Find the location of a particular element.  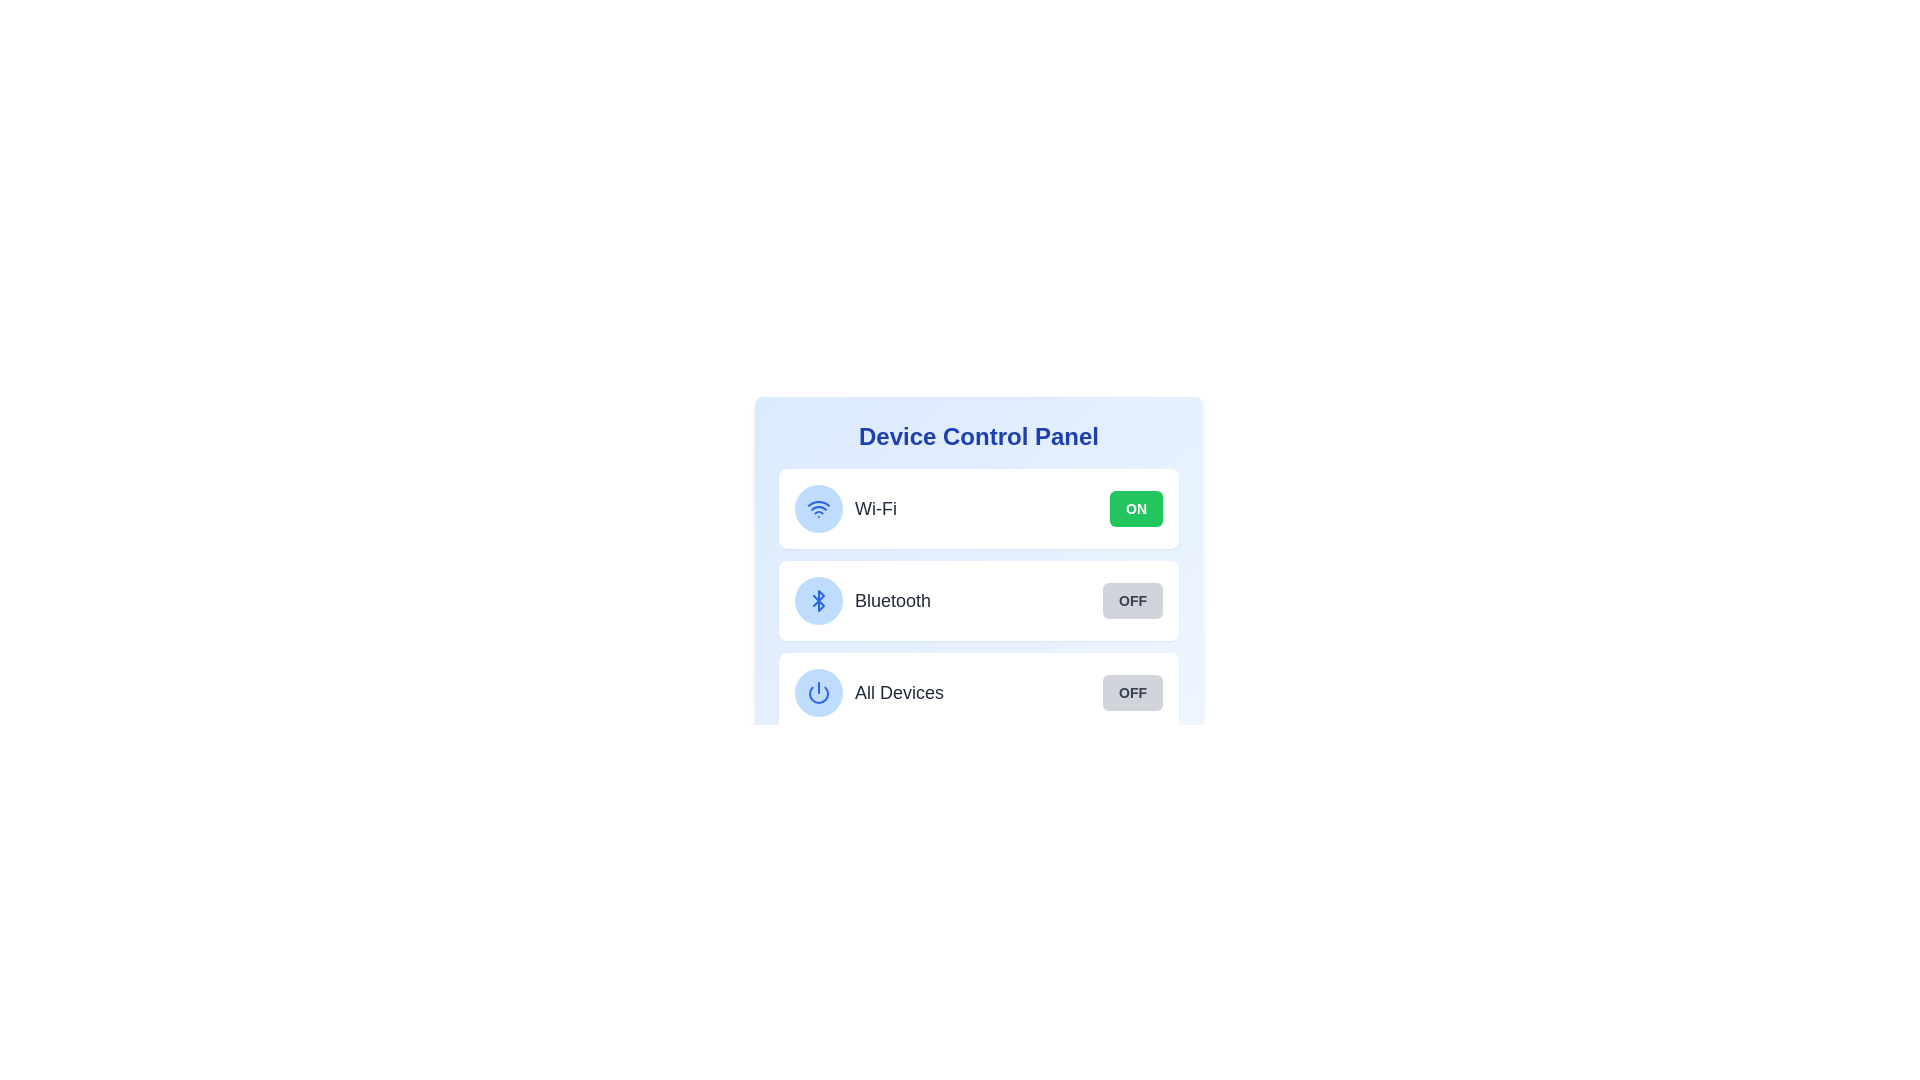

the static text label displaying 'Wi-Fi' which is part of the configuration interface, located at the top entry of a list of control options in a card layout is located at coordinates (875, 508).